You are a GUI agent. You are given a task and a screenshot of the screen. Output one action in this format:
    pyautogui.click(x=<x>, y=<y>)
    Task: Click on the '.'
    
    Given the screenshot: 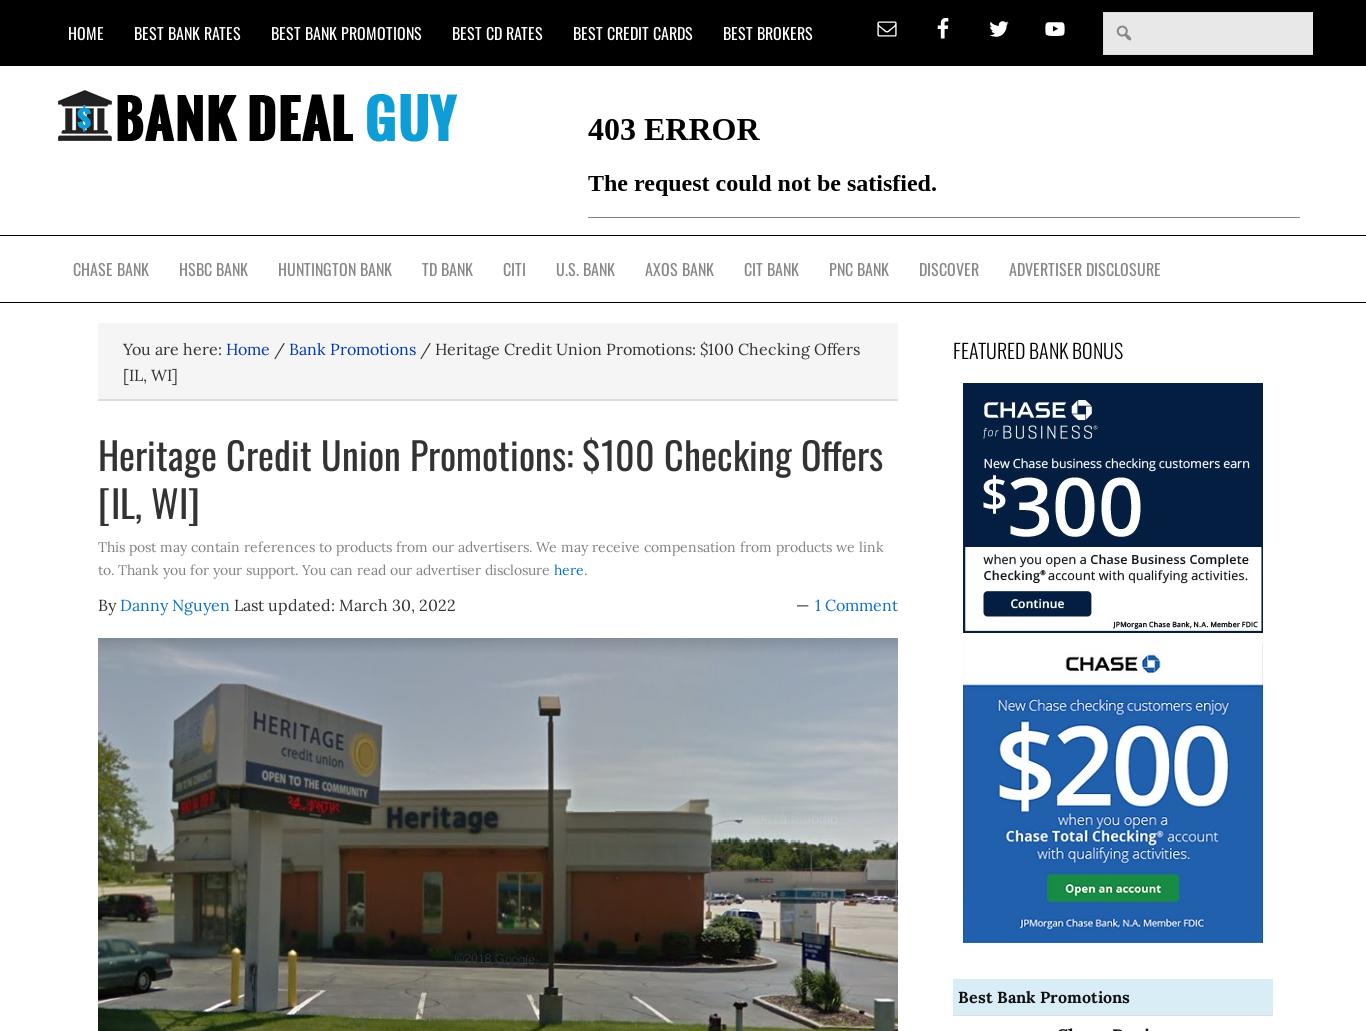 What is the action you would take?
    pyautogui.click(x=584, y=568)
    